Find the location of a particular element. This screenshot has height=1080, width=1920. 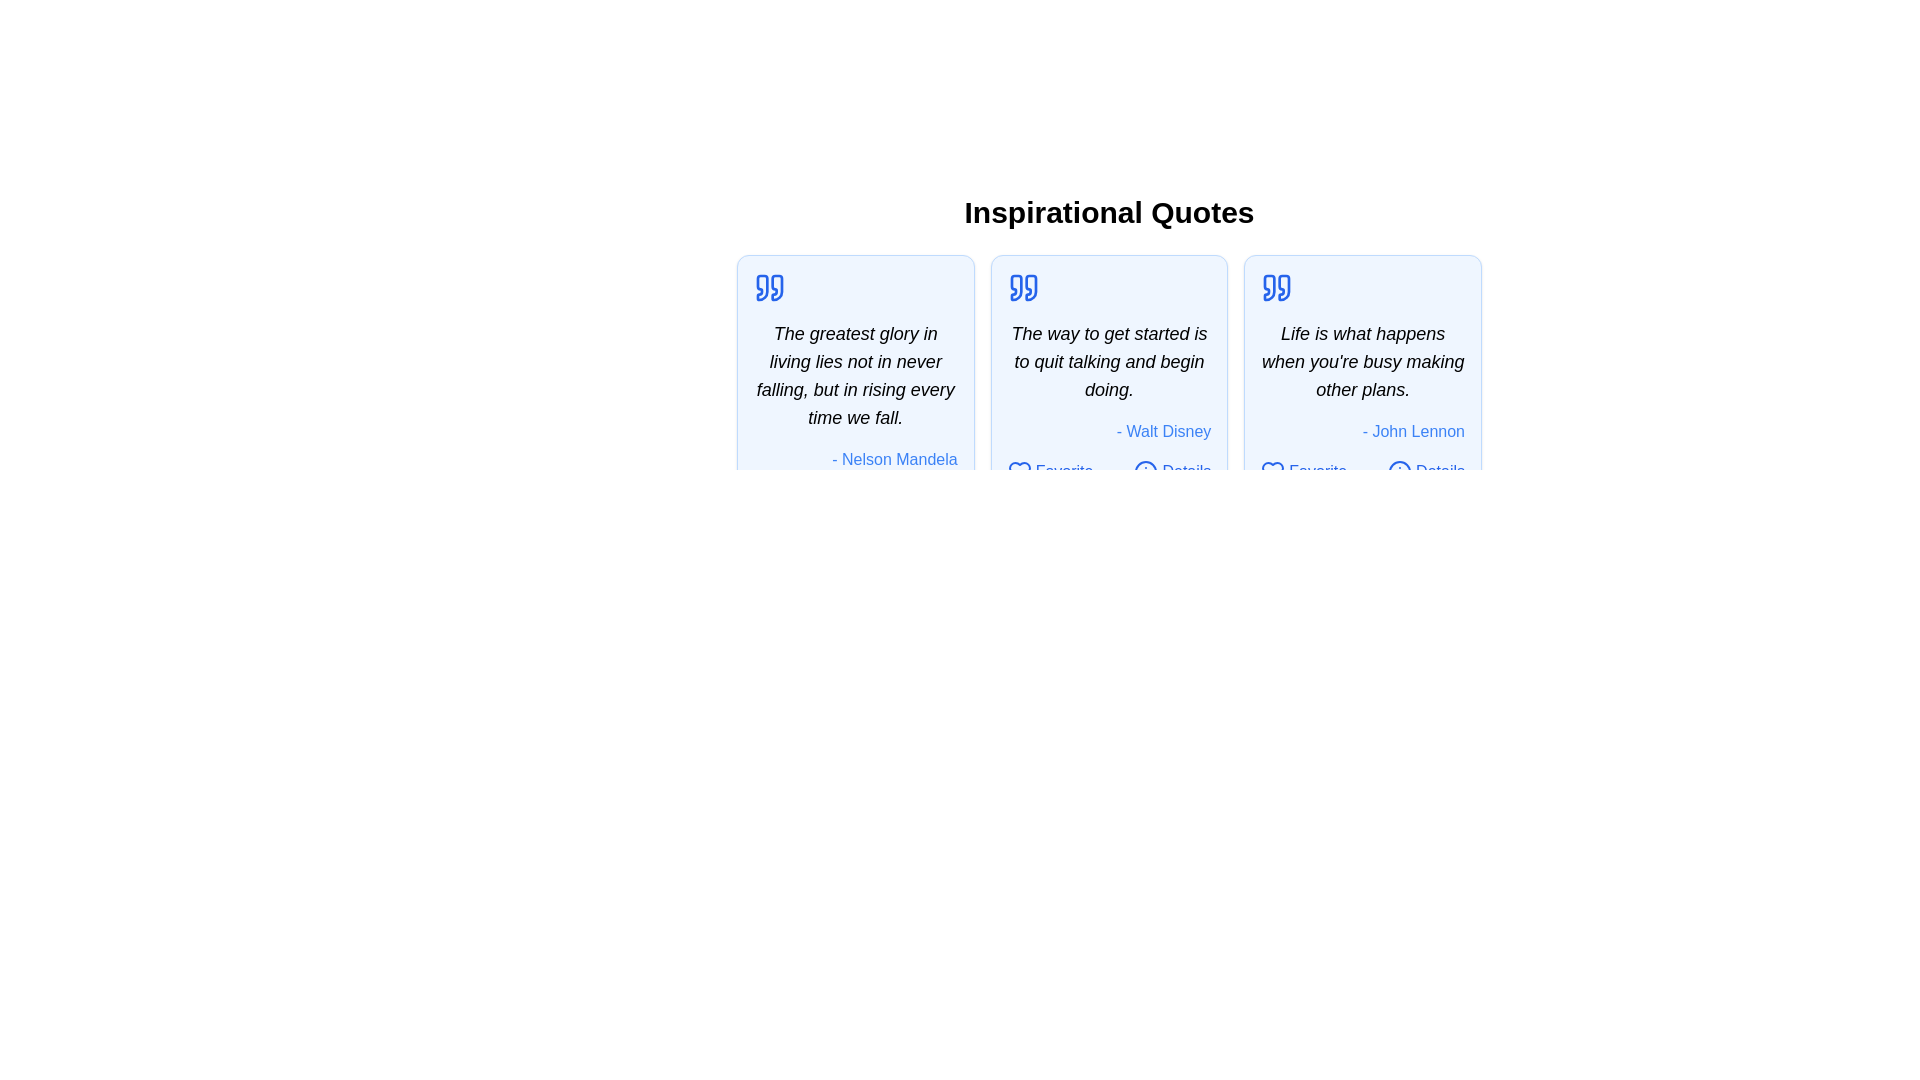

the text link located under the quote by 'Walt Disney' in the central quote card is located at coordinates (1186, 471).